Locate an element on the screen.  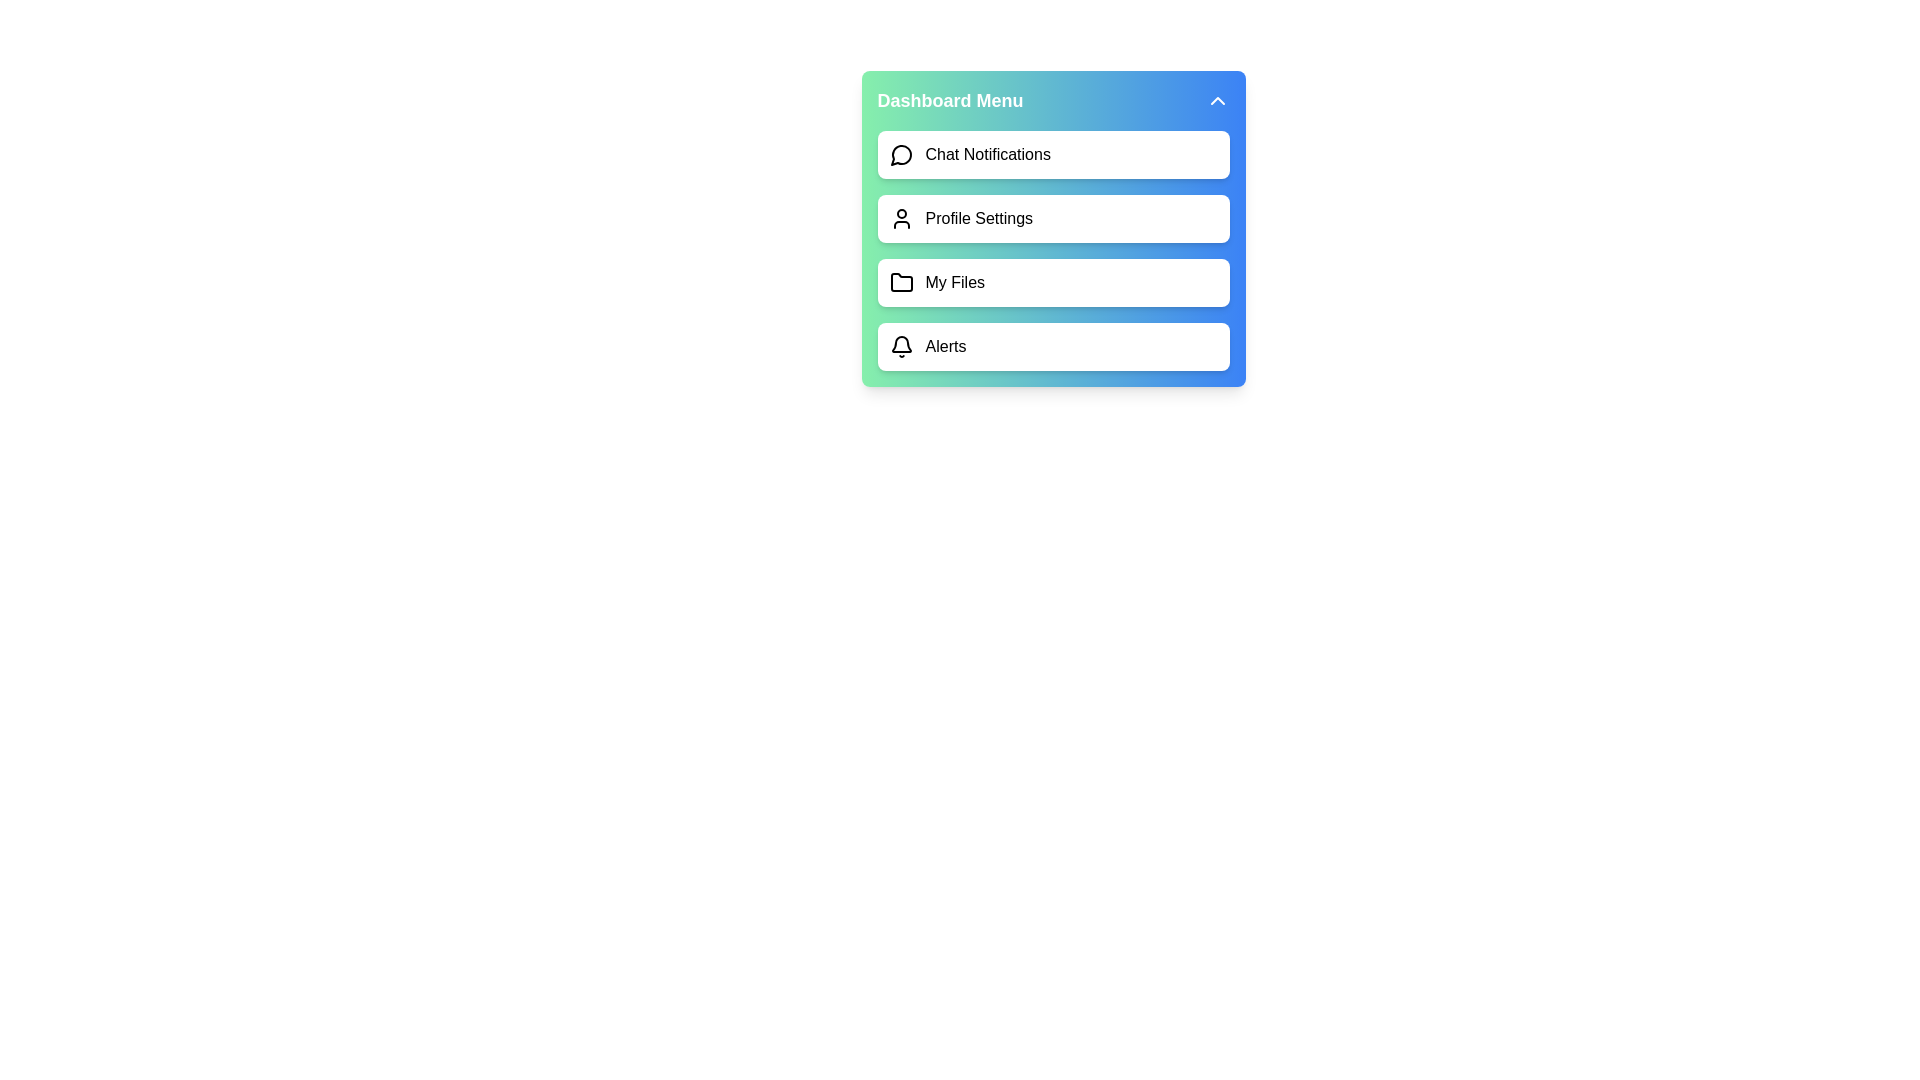
the menu item My Files by clicking on it is located at coordinates (1052, 282).